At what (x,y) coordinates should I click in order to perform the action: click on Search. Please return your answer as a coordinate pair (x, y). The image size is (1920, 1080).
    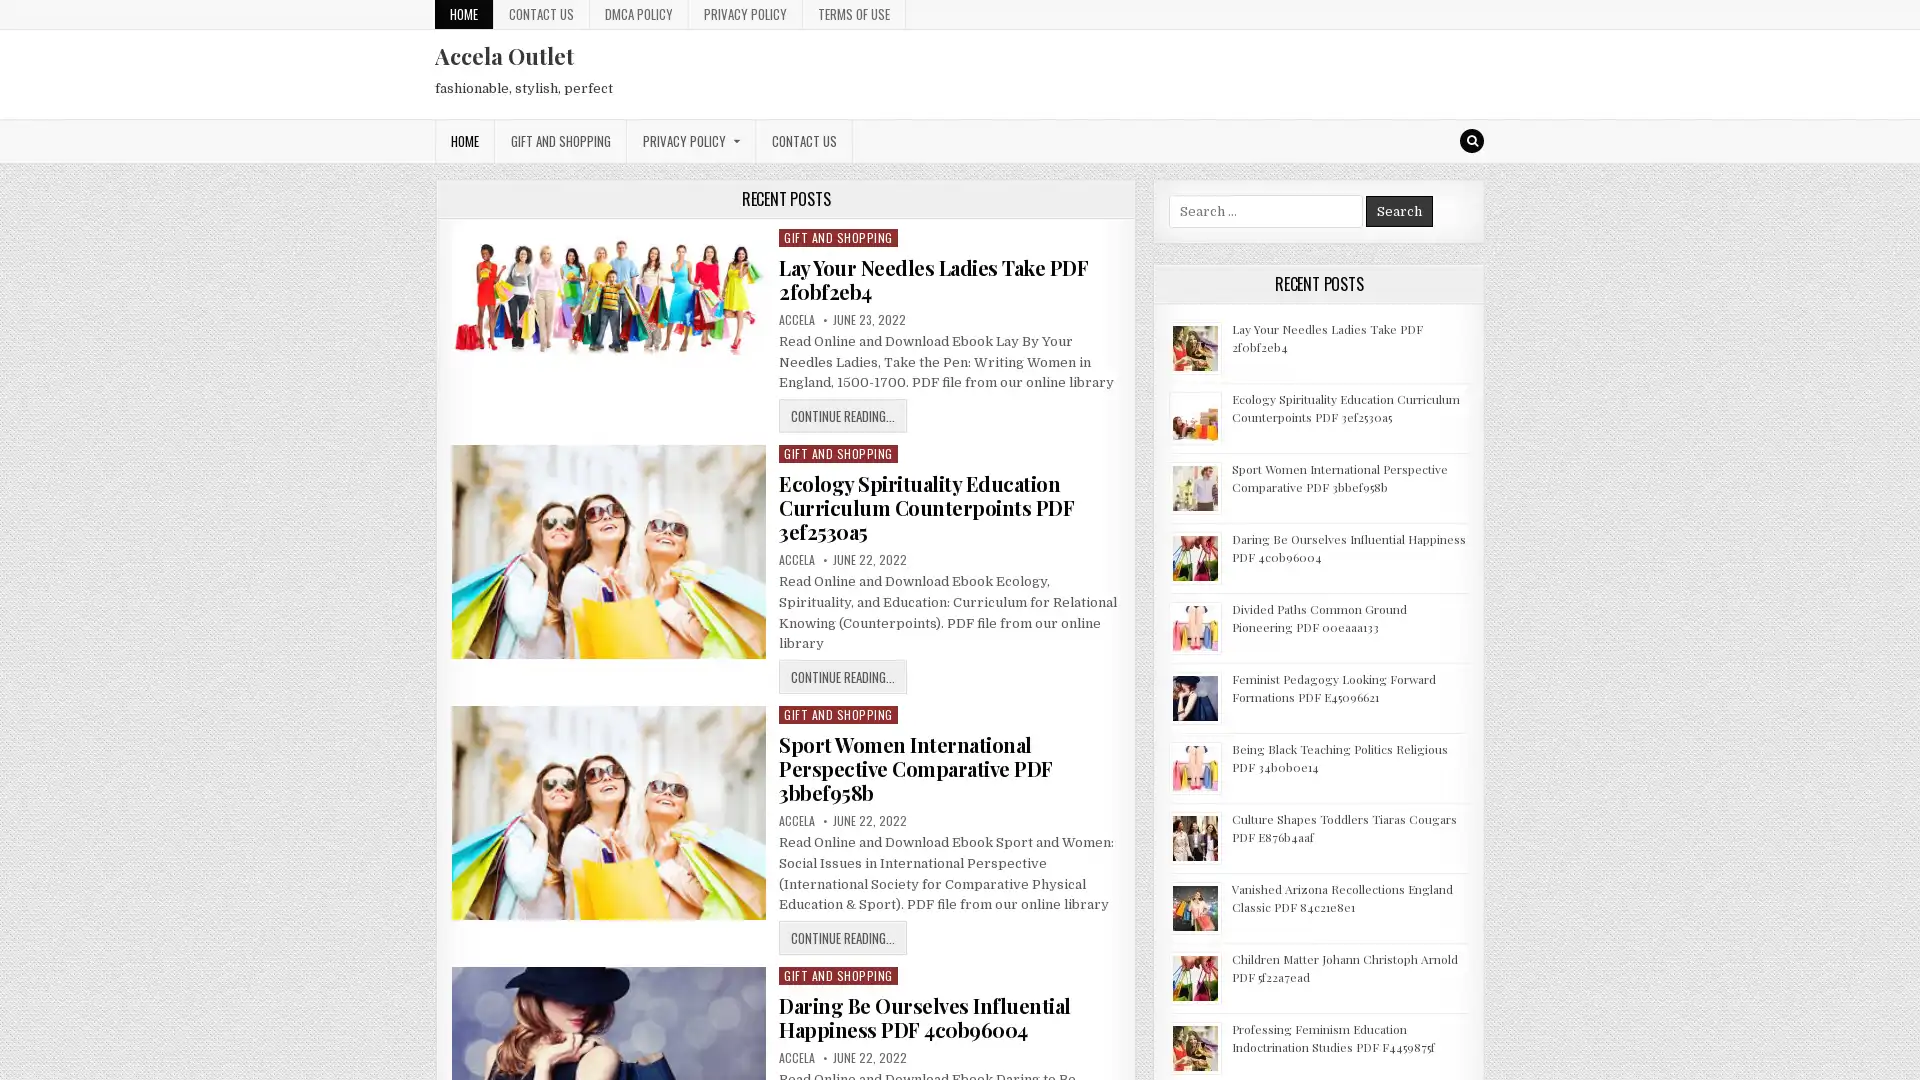
    Looking at the image, I should click on (1398, 211).